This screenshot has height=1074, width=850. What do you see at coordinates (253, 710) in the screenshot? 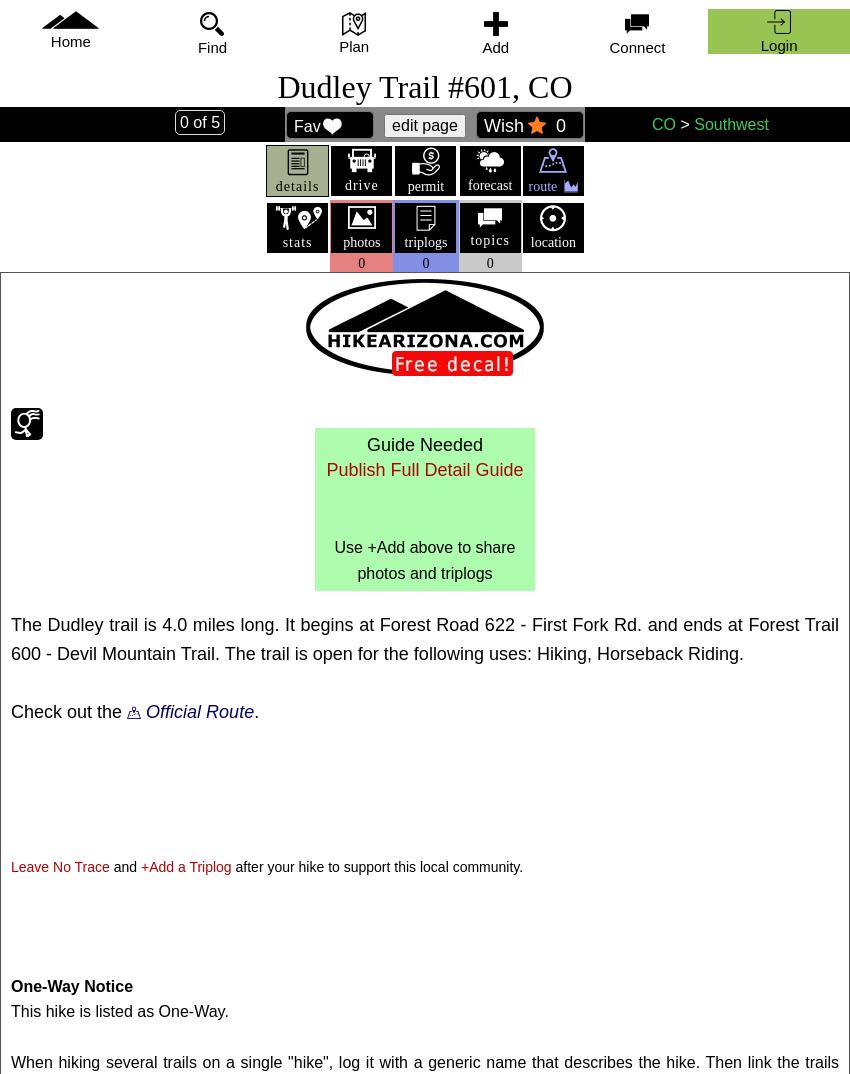
I see `'.'` at bounding box center [253, 710].